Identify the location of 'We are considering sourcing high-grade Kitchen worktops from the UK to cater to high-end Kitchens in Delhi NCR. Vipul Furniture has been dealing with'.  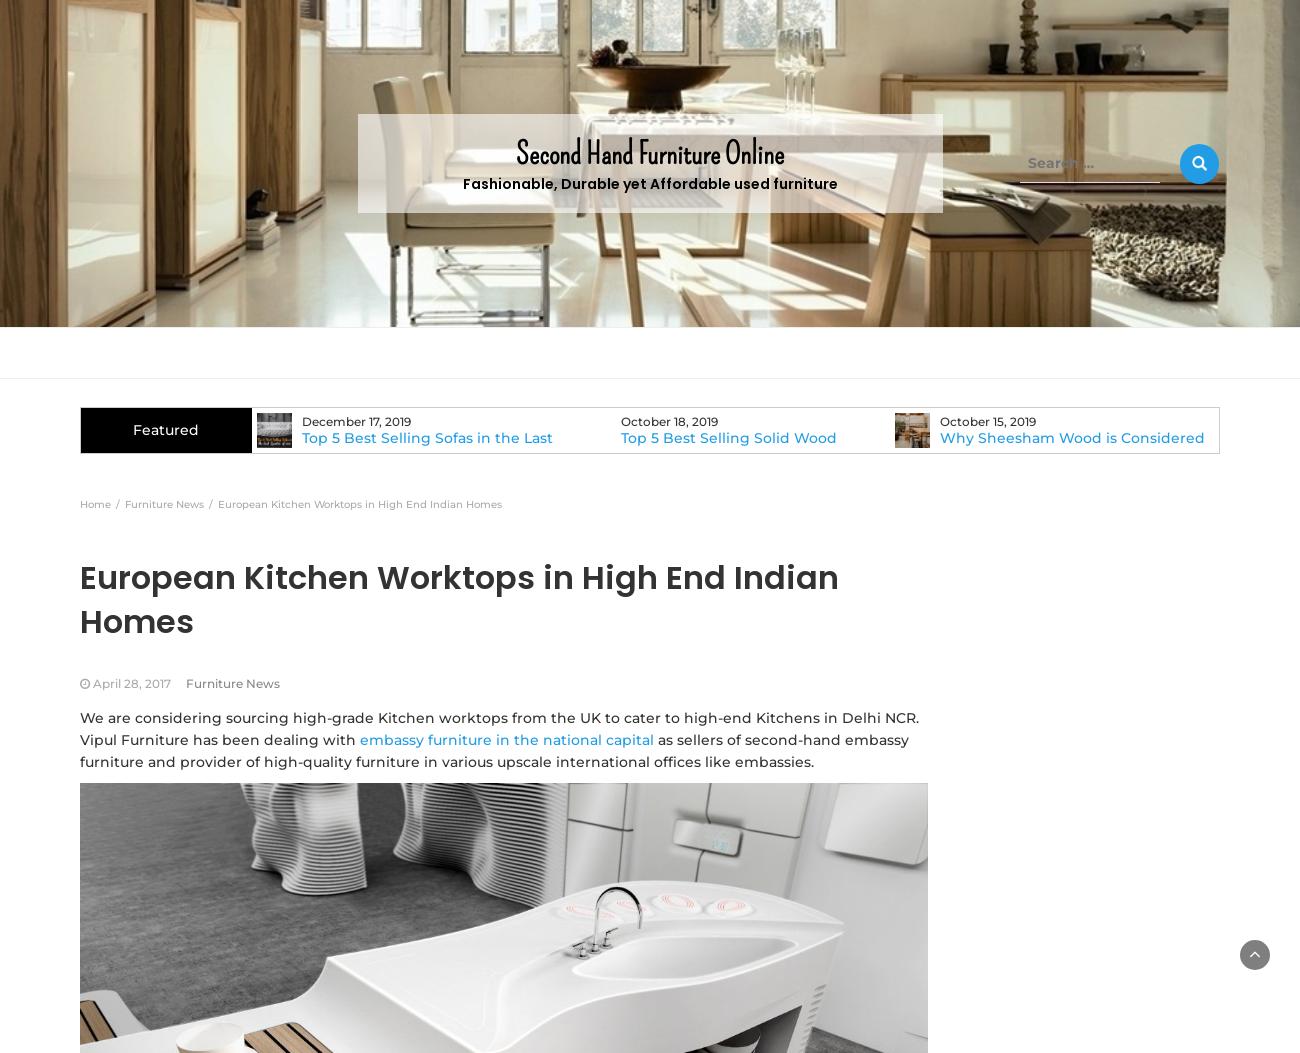
(499, 727).